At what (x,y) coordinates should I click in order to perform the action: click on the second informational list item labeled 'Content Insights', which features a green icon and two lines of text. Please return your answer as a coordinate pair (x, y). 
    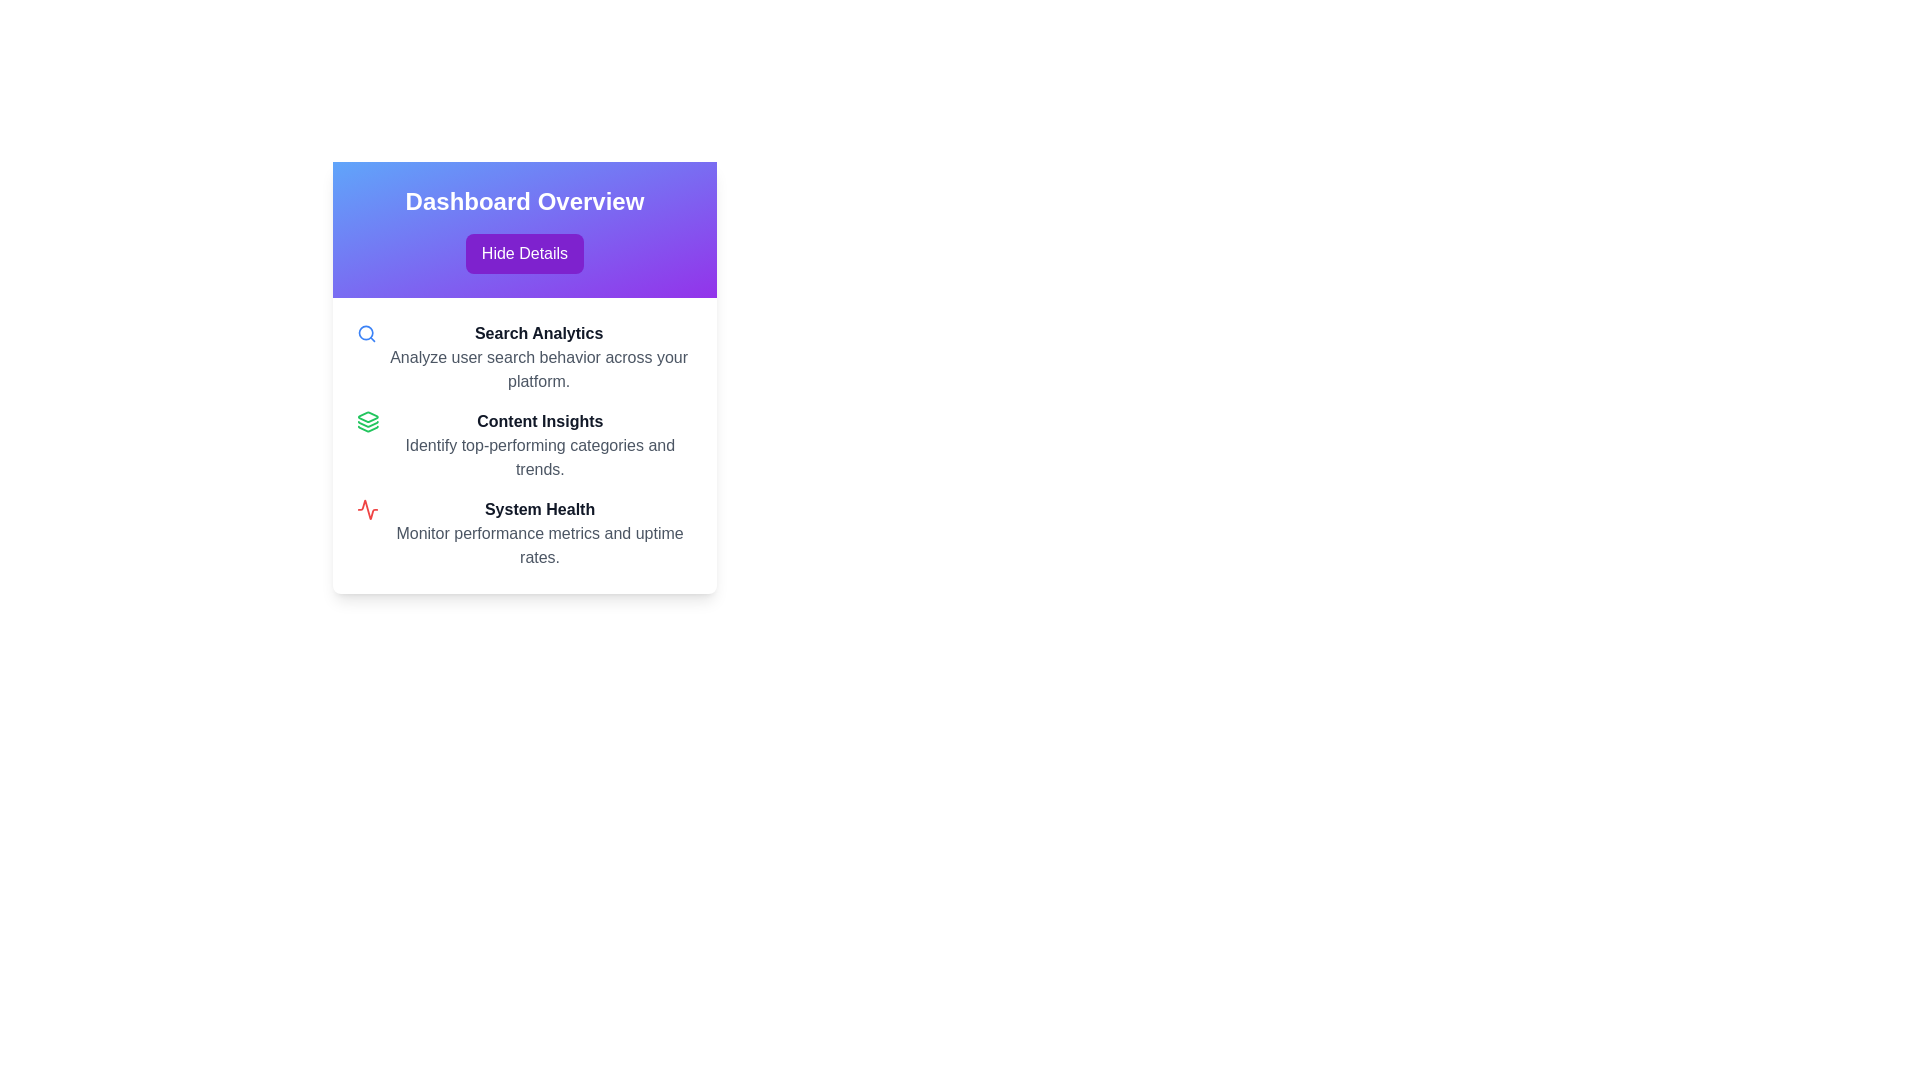
    Looking at the image, I should click on (524, 445).